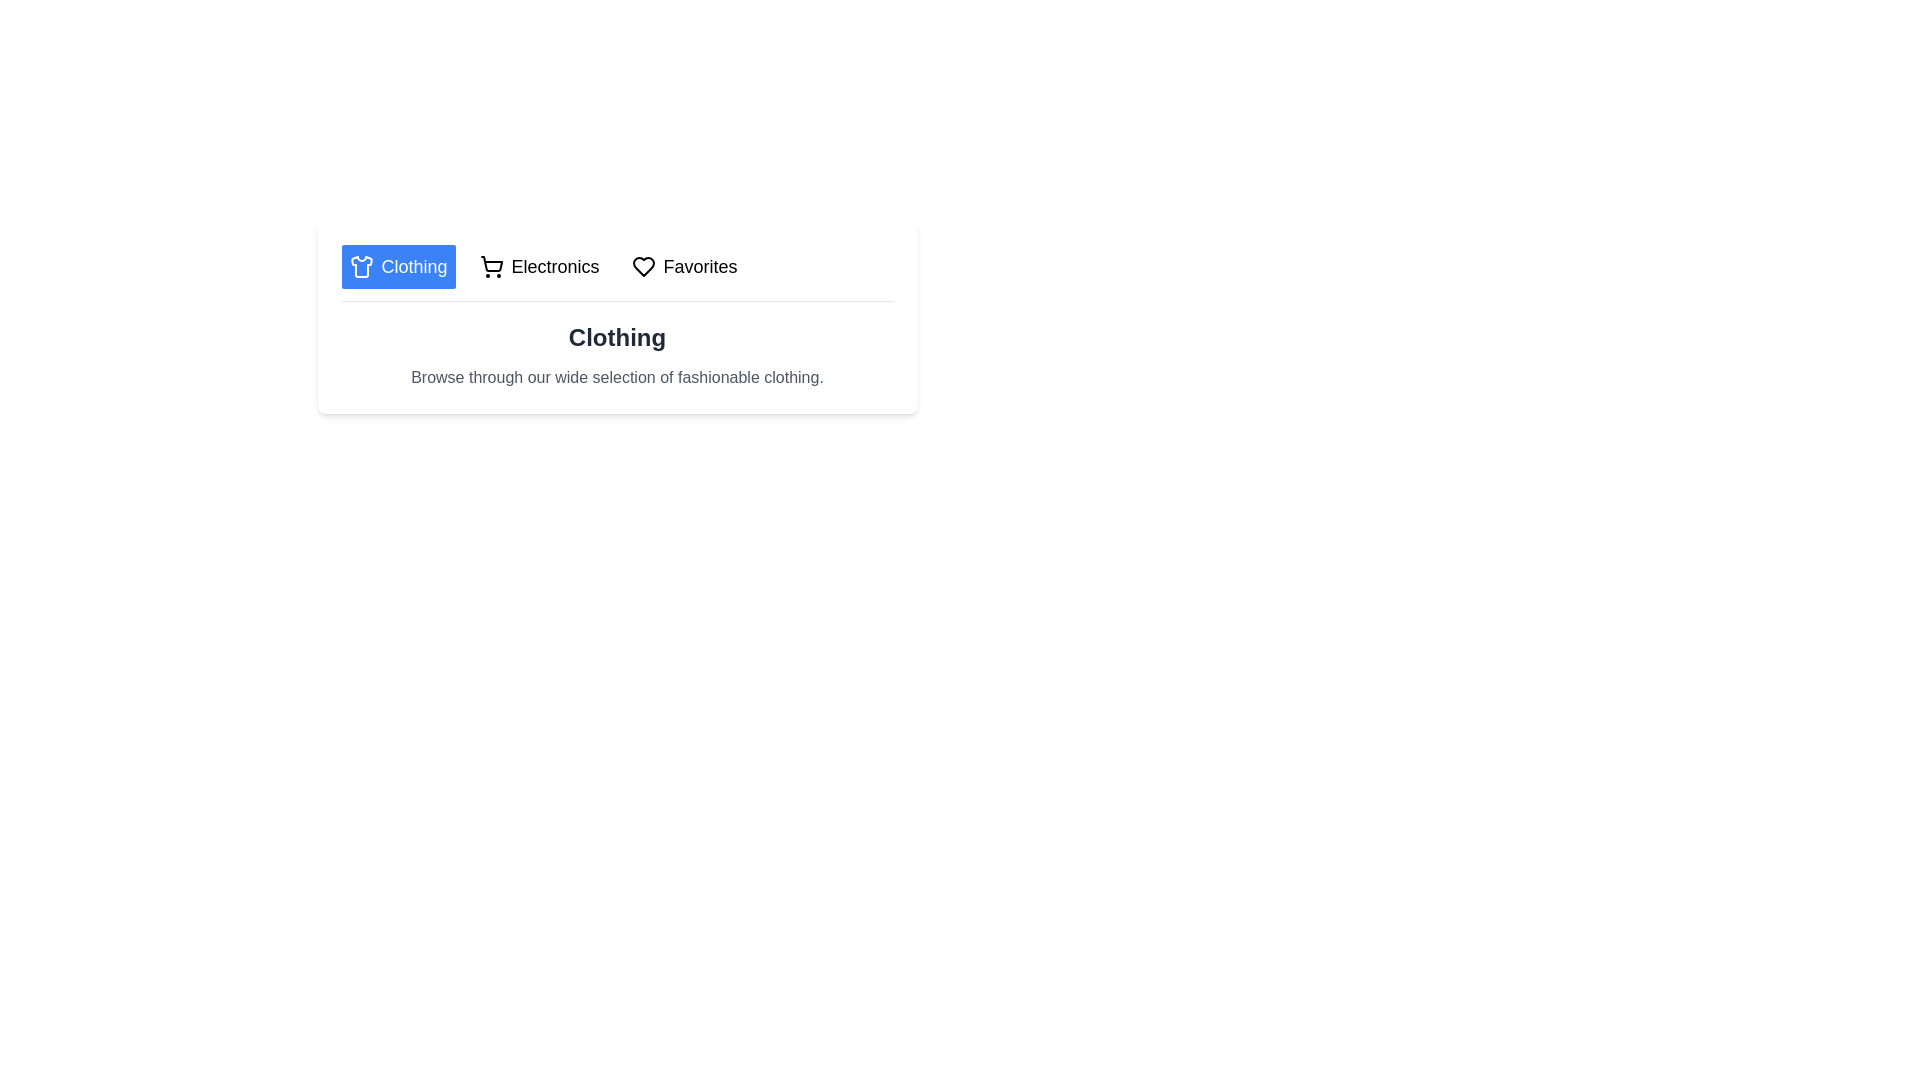  What do you see at coordinates (684, 265) in the screenshot?
I see `the Favorites tab to switch to the corresponding category` at bounding box center [684, 265].